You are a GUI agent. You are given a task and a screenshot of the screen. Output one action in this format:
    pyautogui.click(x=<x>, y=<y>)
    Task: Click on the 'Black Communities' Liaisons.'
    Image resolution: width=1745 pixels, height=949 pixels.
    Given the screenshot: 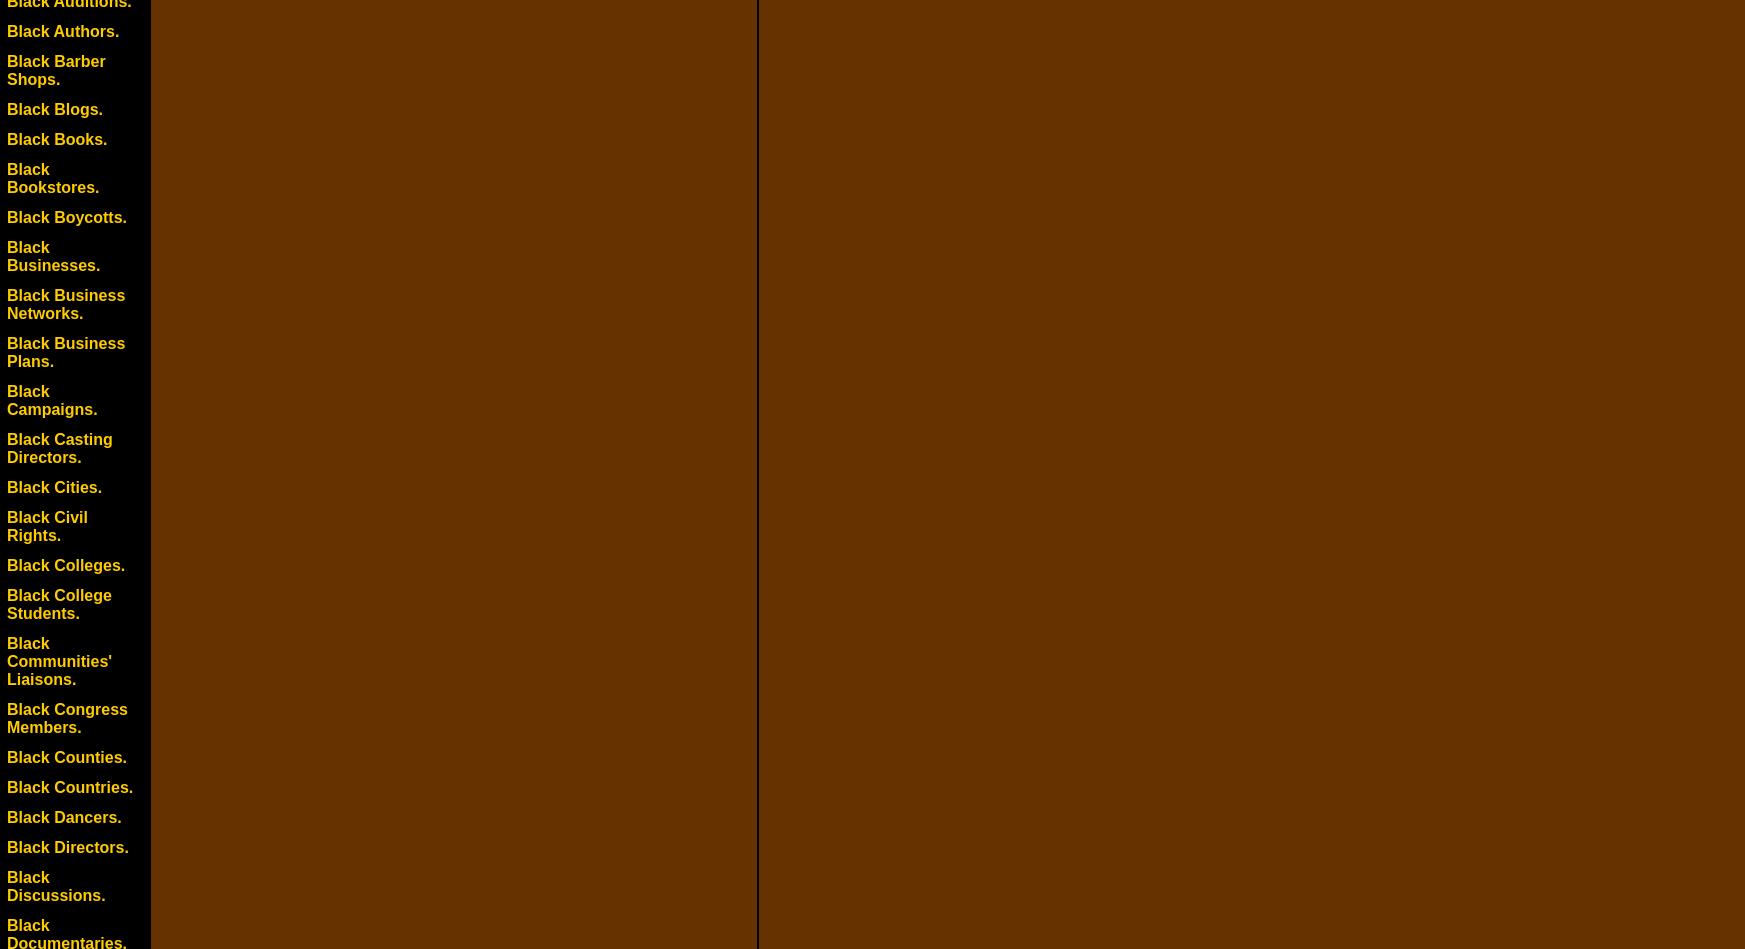 What is the action you would take?
    pyautogui.click(x=58, y=661)
    